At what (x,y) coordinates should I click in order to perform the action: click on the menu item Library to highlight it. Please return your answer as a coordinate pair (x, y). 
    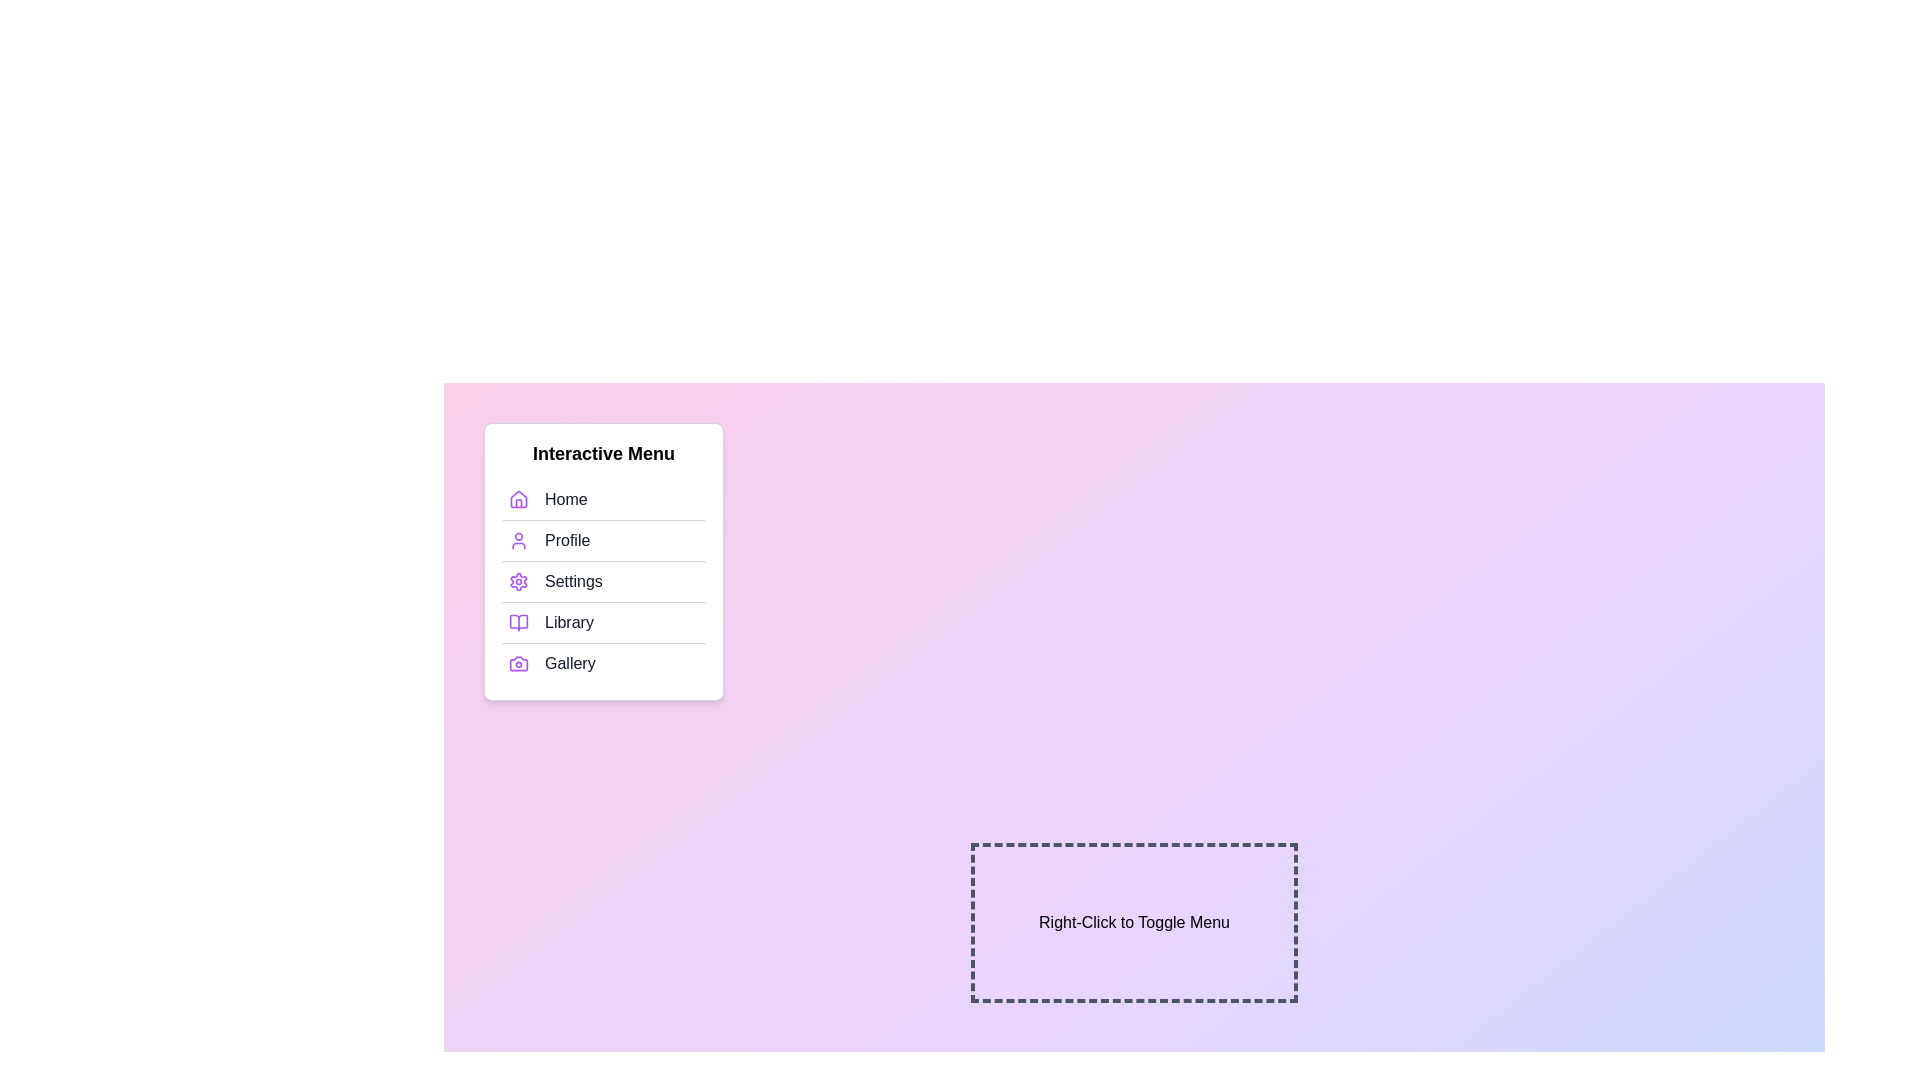
    Looking at the image, I should click on (603, 621).